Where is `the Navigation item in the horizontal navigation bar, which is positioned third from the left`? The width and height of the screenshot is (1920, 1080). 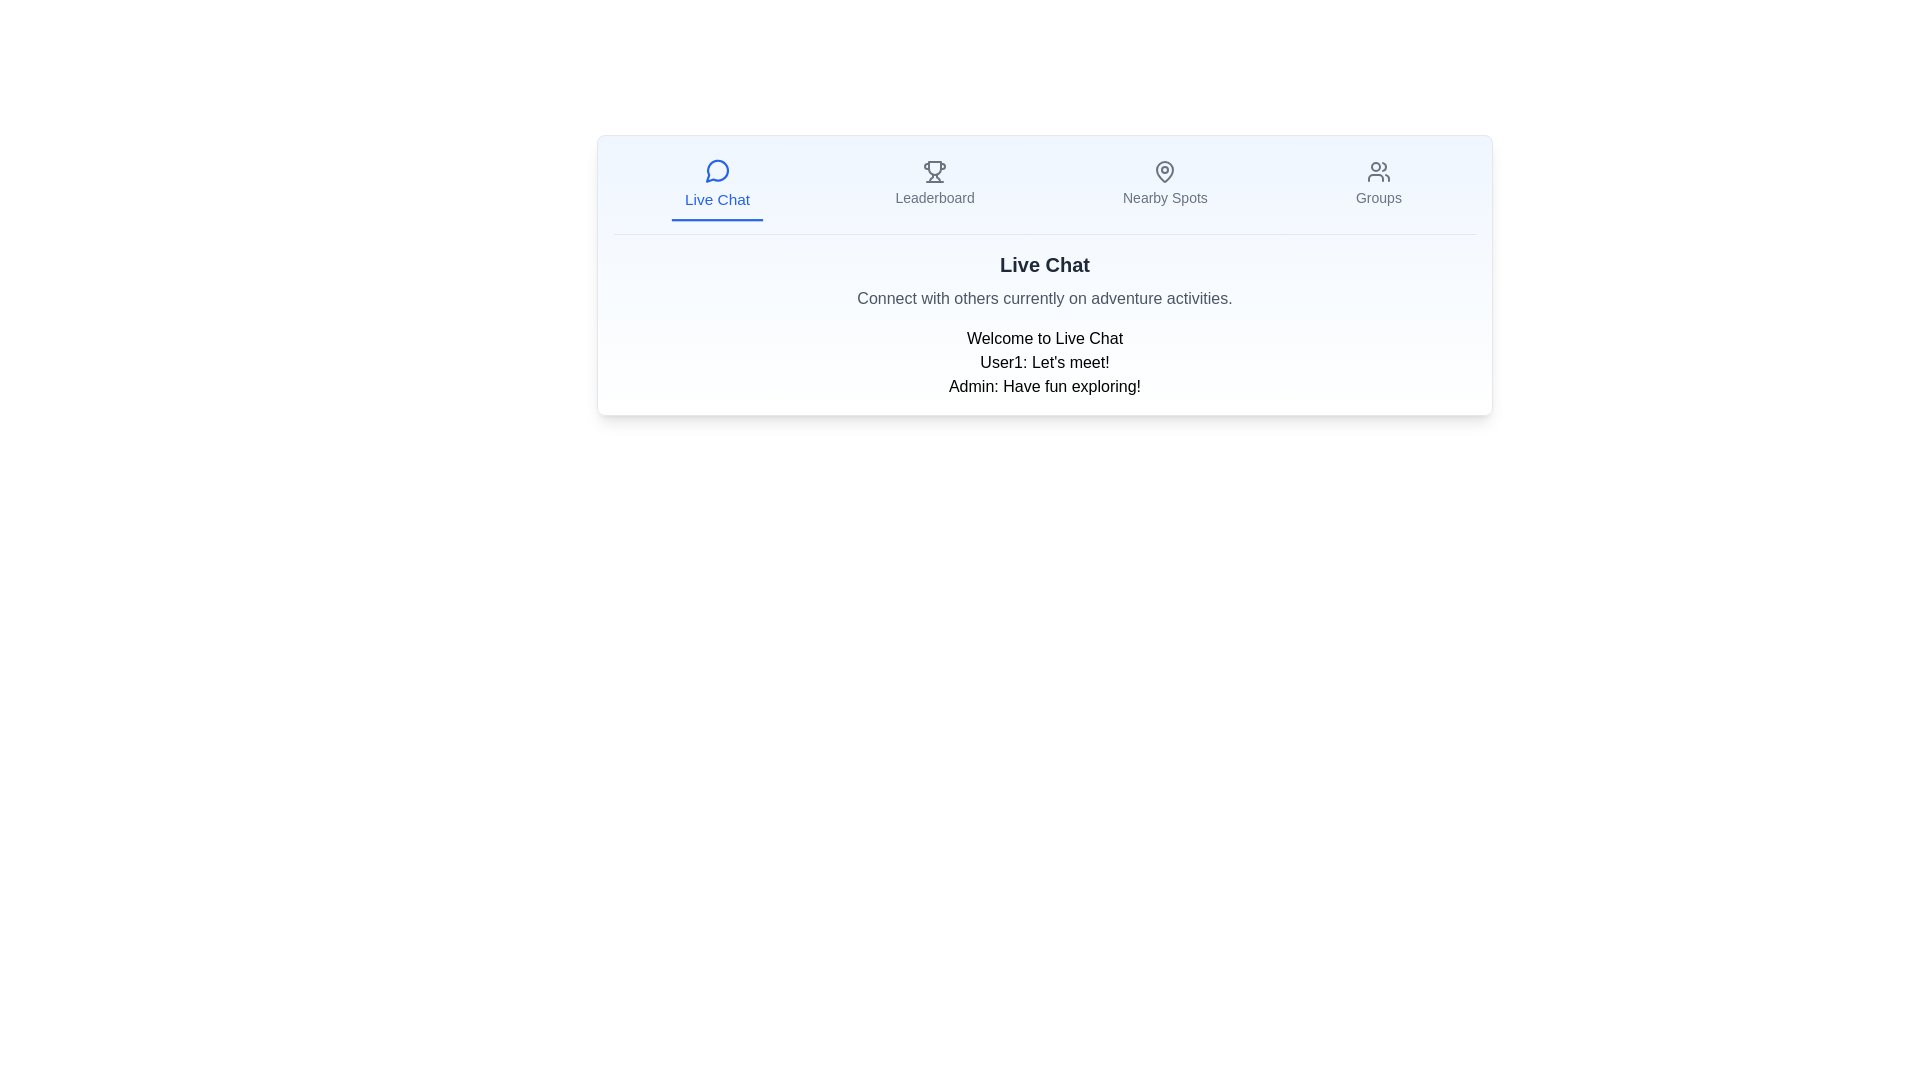 the Navigation item in the horizontal navigation bar, which is positioned third from the left is located at coordinates (1165, 185).